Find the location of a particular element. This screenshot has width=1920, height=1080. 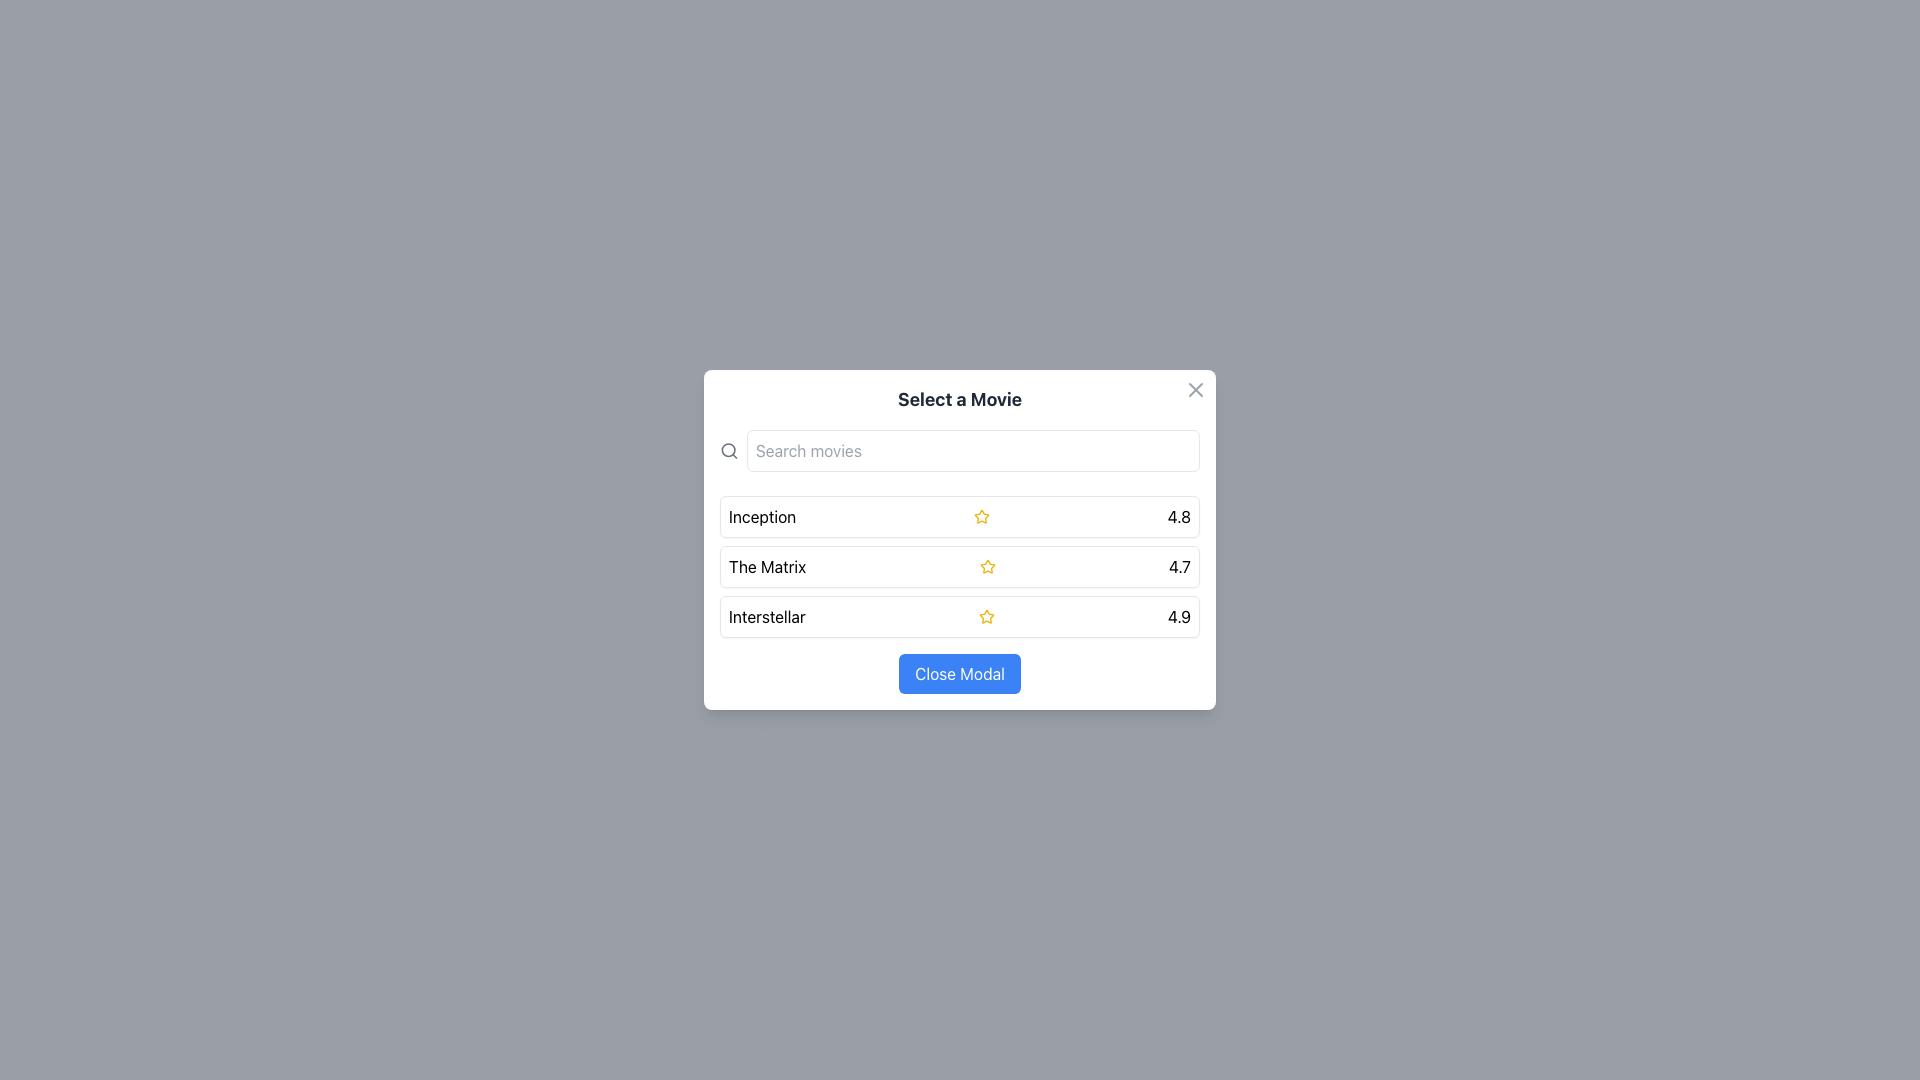

the movie title text label located at the top of the list in the modal window for potential interactions is located at coordinates (761, 515).